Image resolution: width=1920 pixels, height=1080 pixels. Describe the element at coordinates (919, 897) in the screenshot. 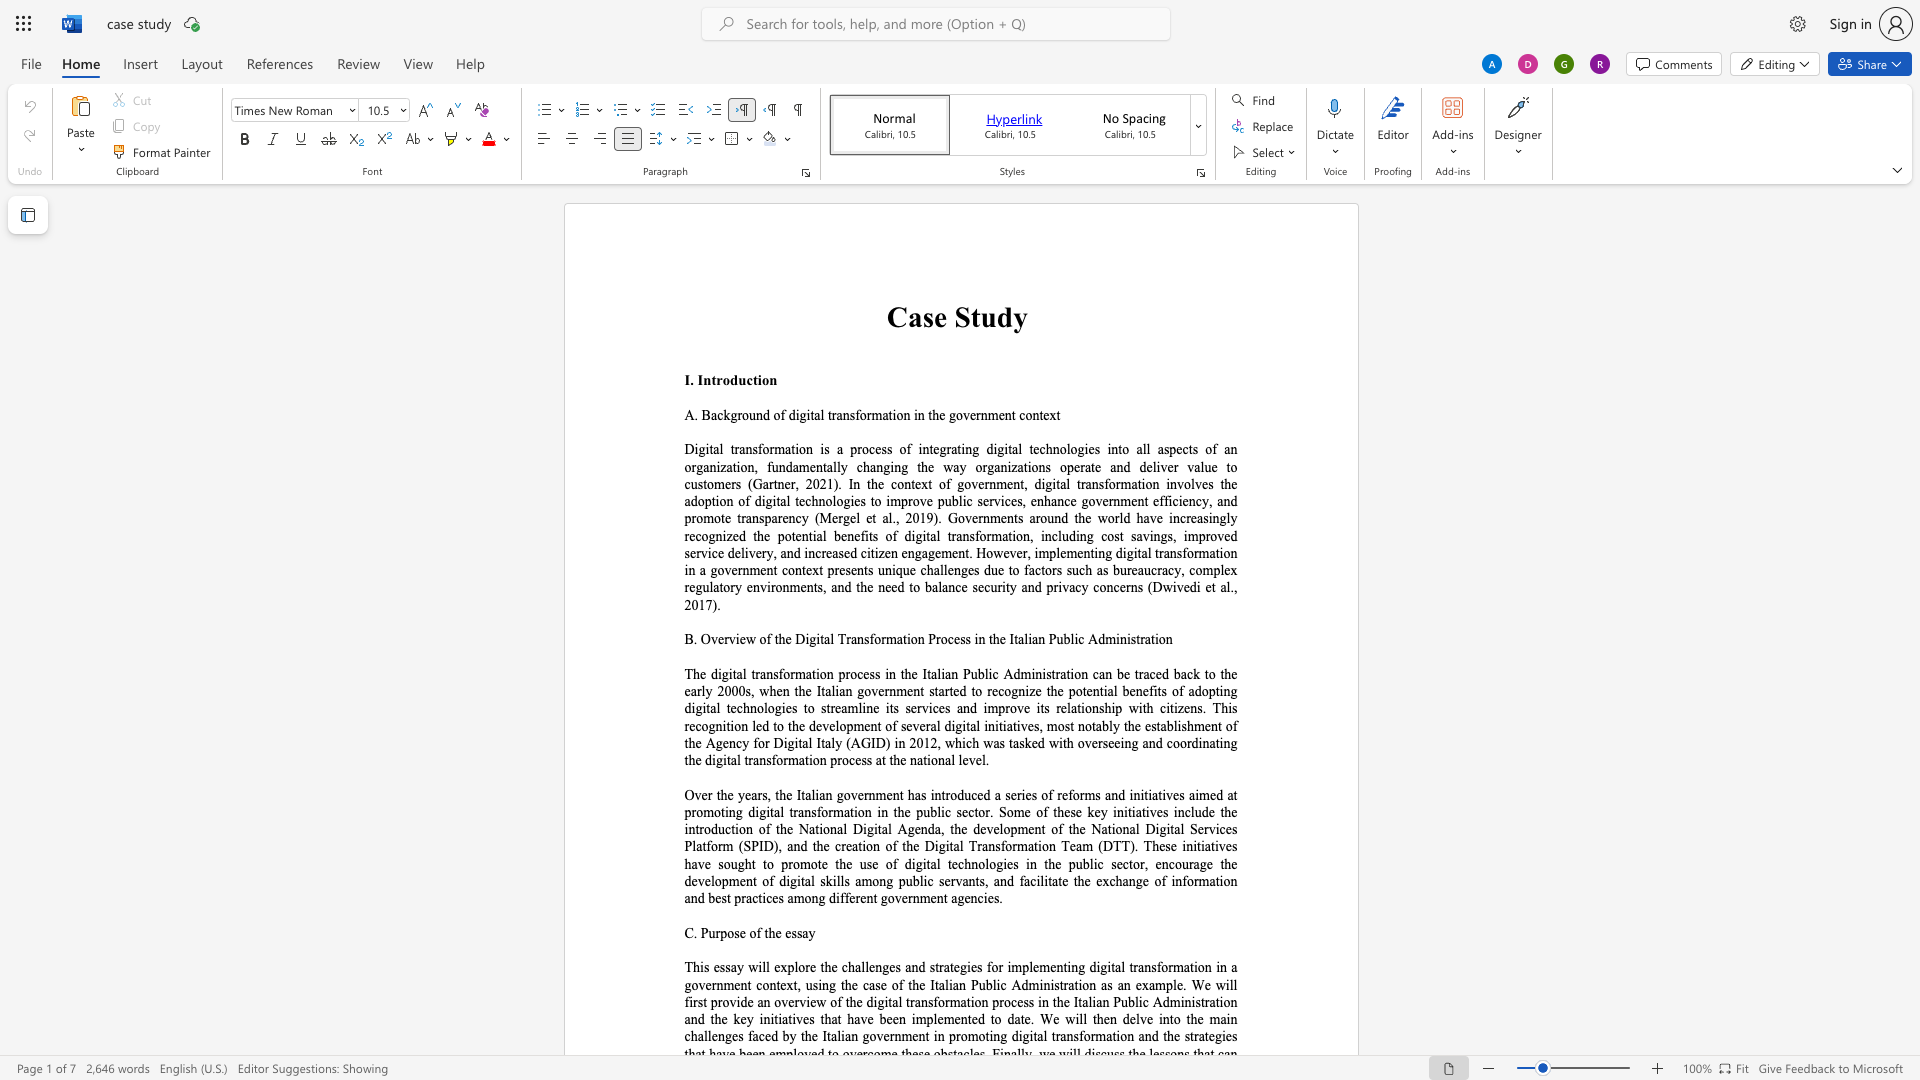

I see `the space between the continuous character "n" and "m" in the text` at that location.